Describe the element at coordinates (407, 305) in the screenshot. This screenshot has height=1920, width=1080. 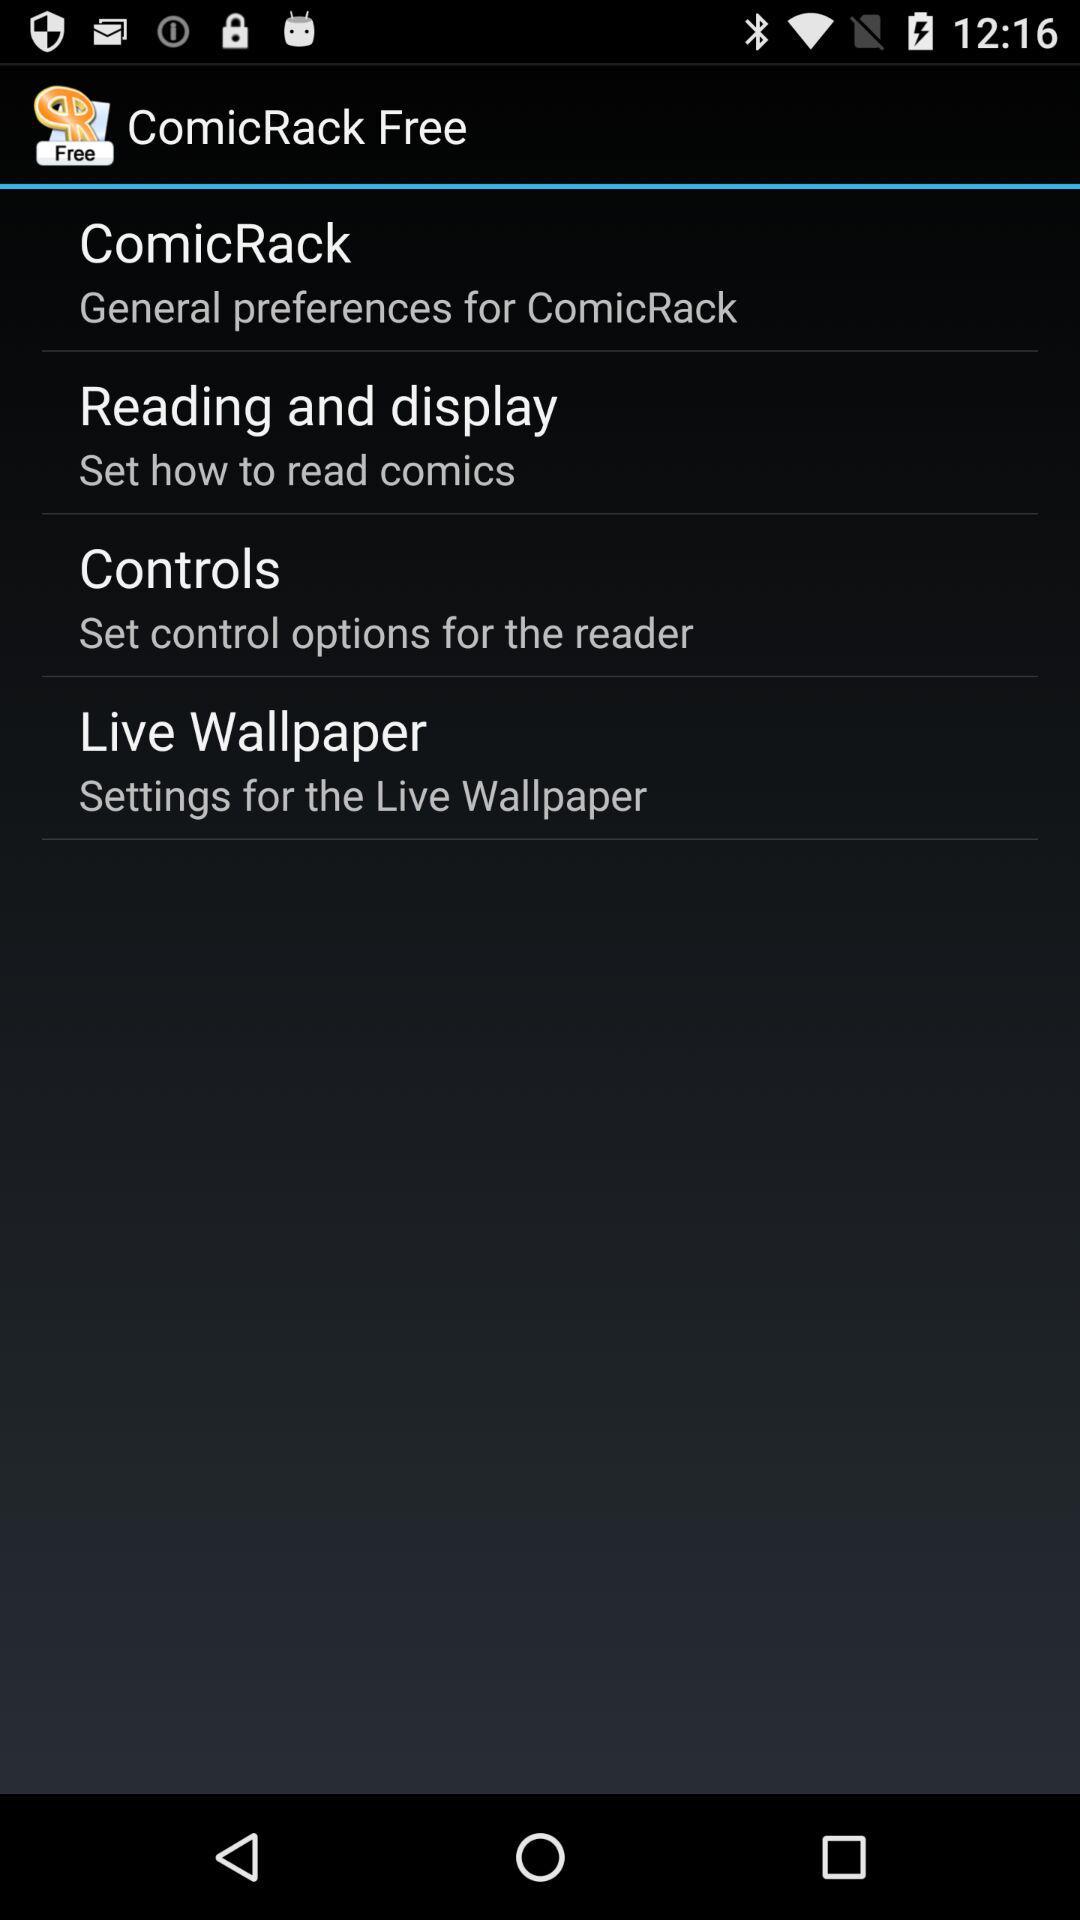
I see `app above the reading and display app` at that location.